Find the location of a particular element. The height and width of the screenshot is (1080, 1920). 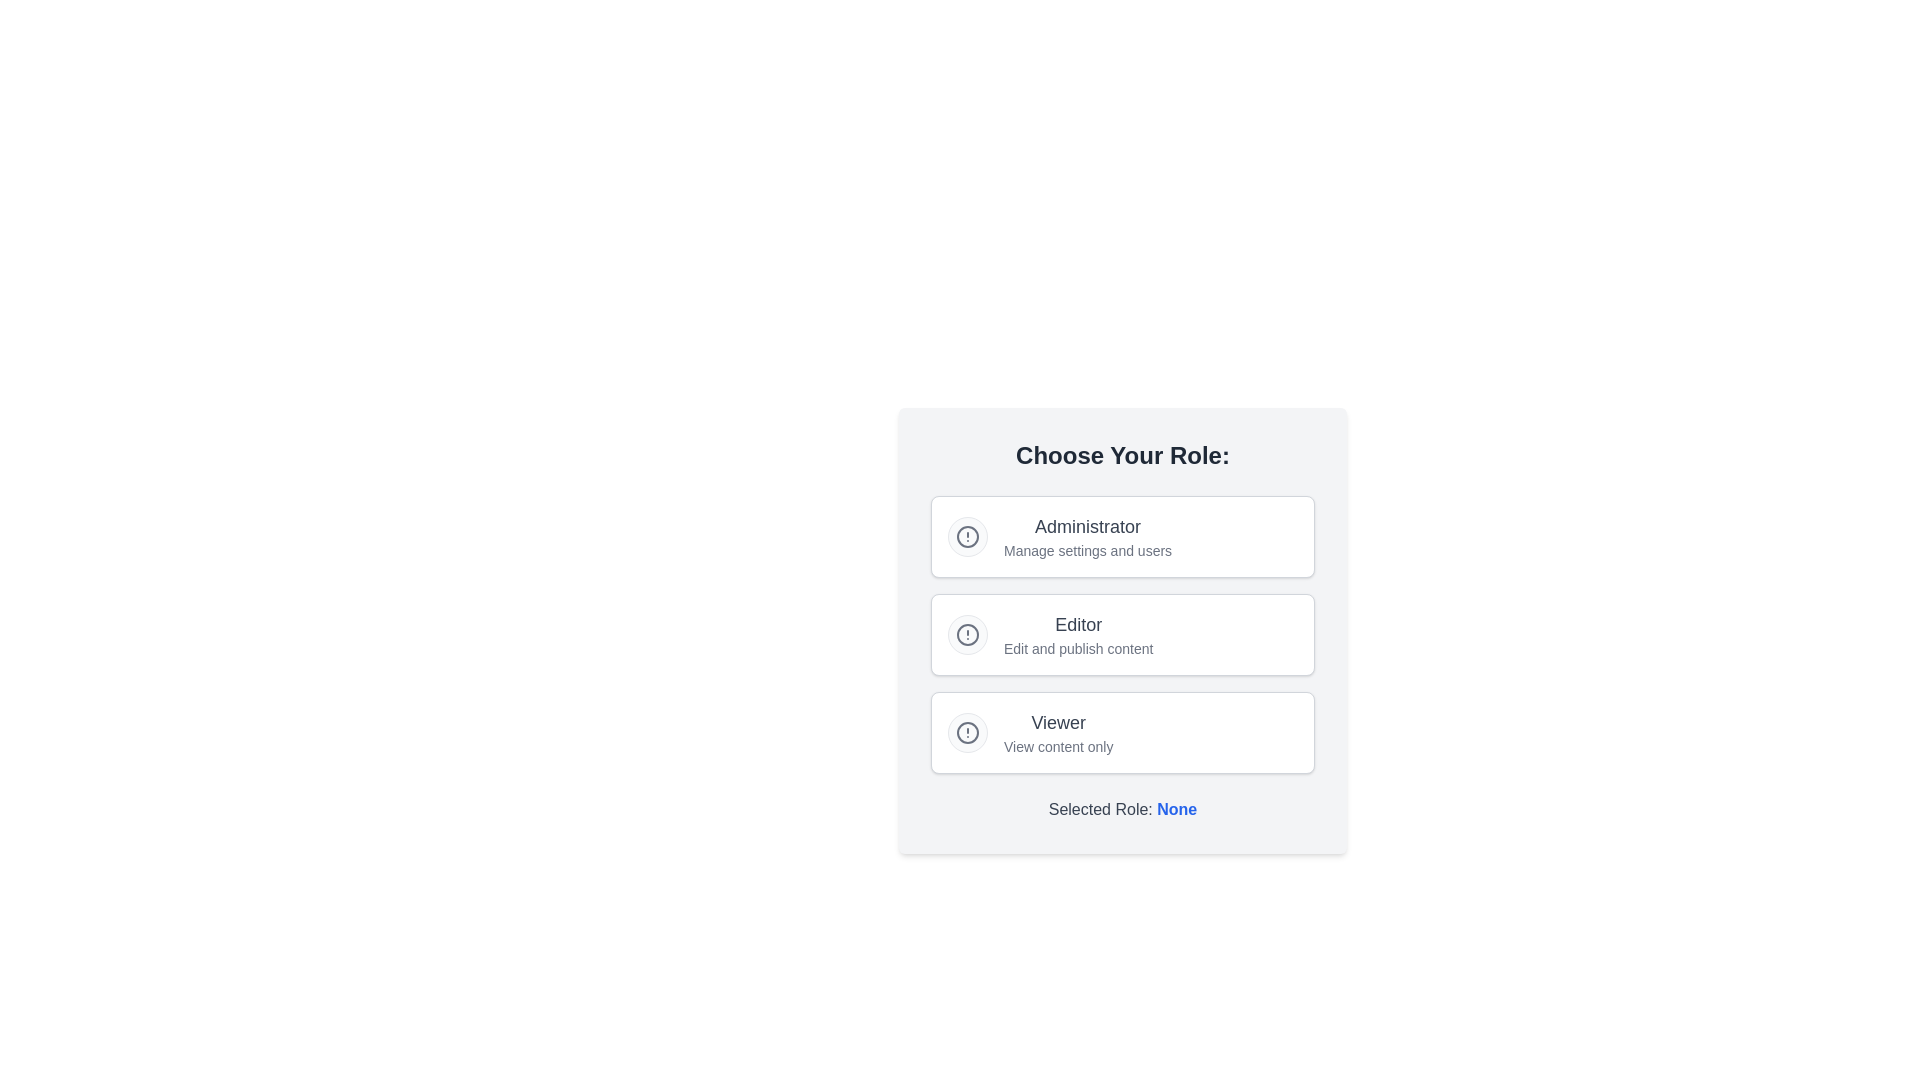

the 'Administrator' role information text display located in the central panel beneath the header 'Choose Your Role:' is located at coordinates (1087, 535).